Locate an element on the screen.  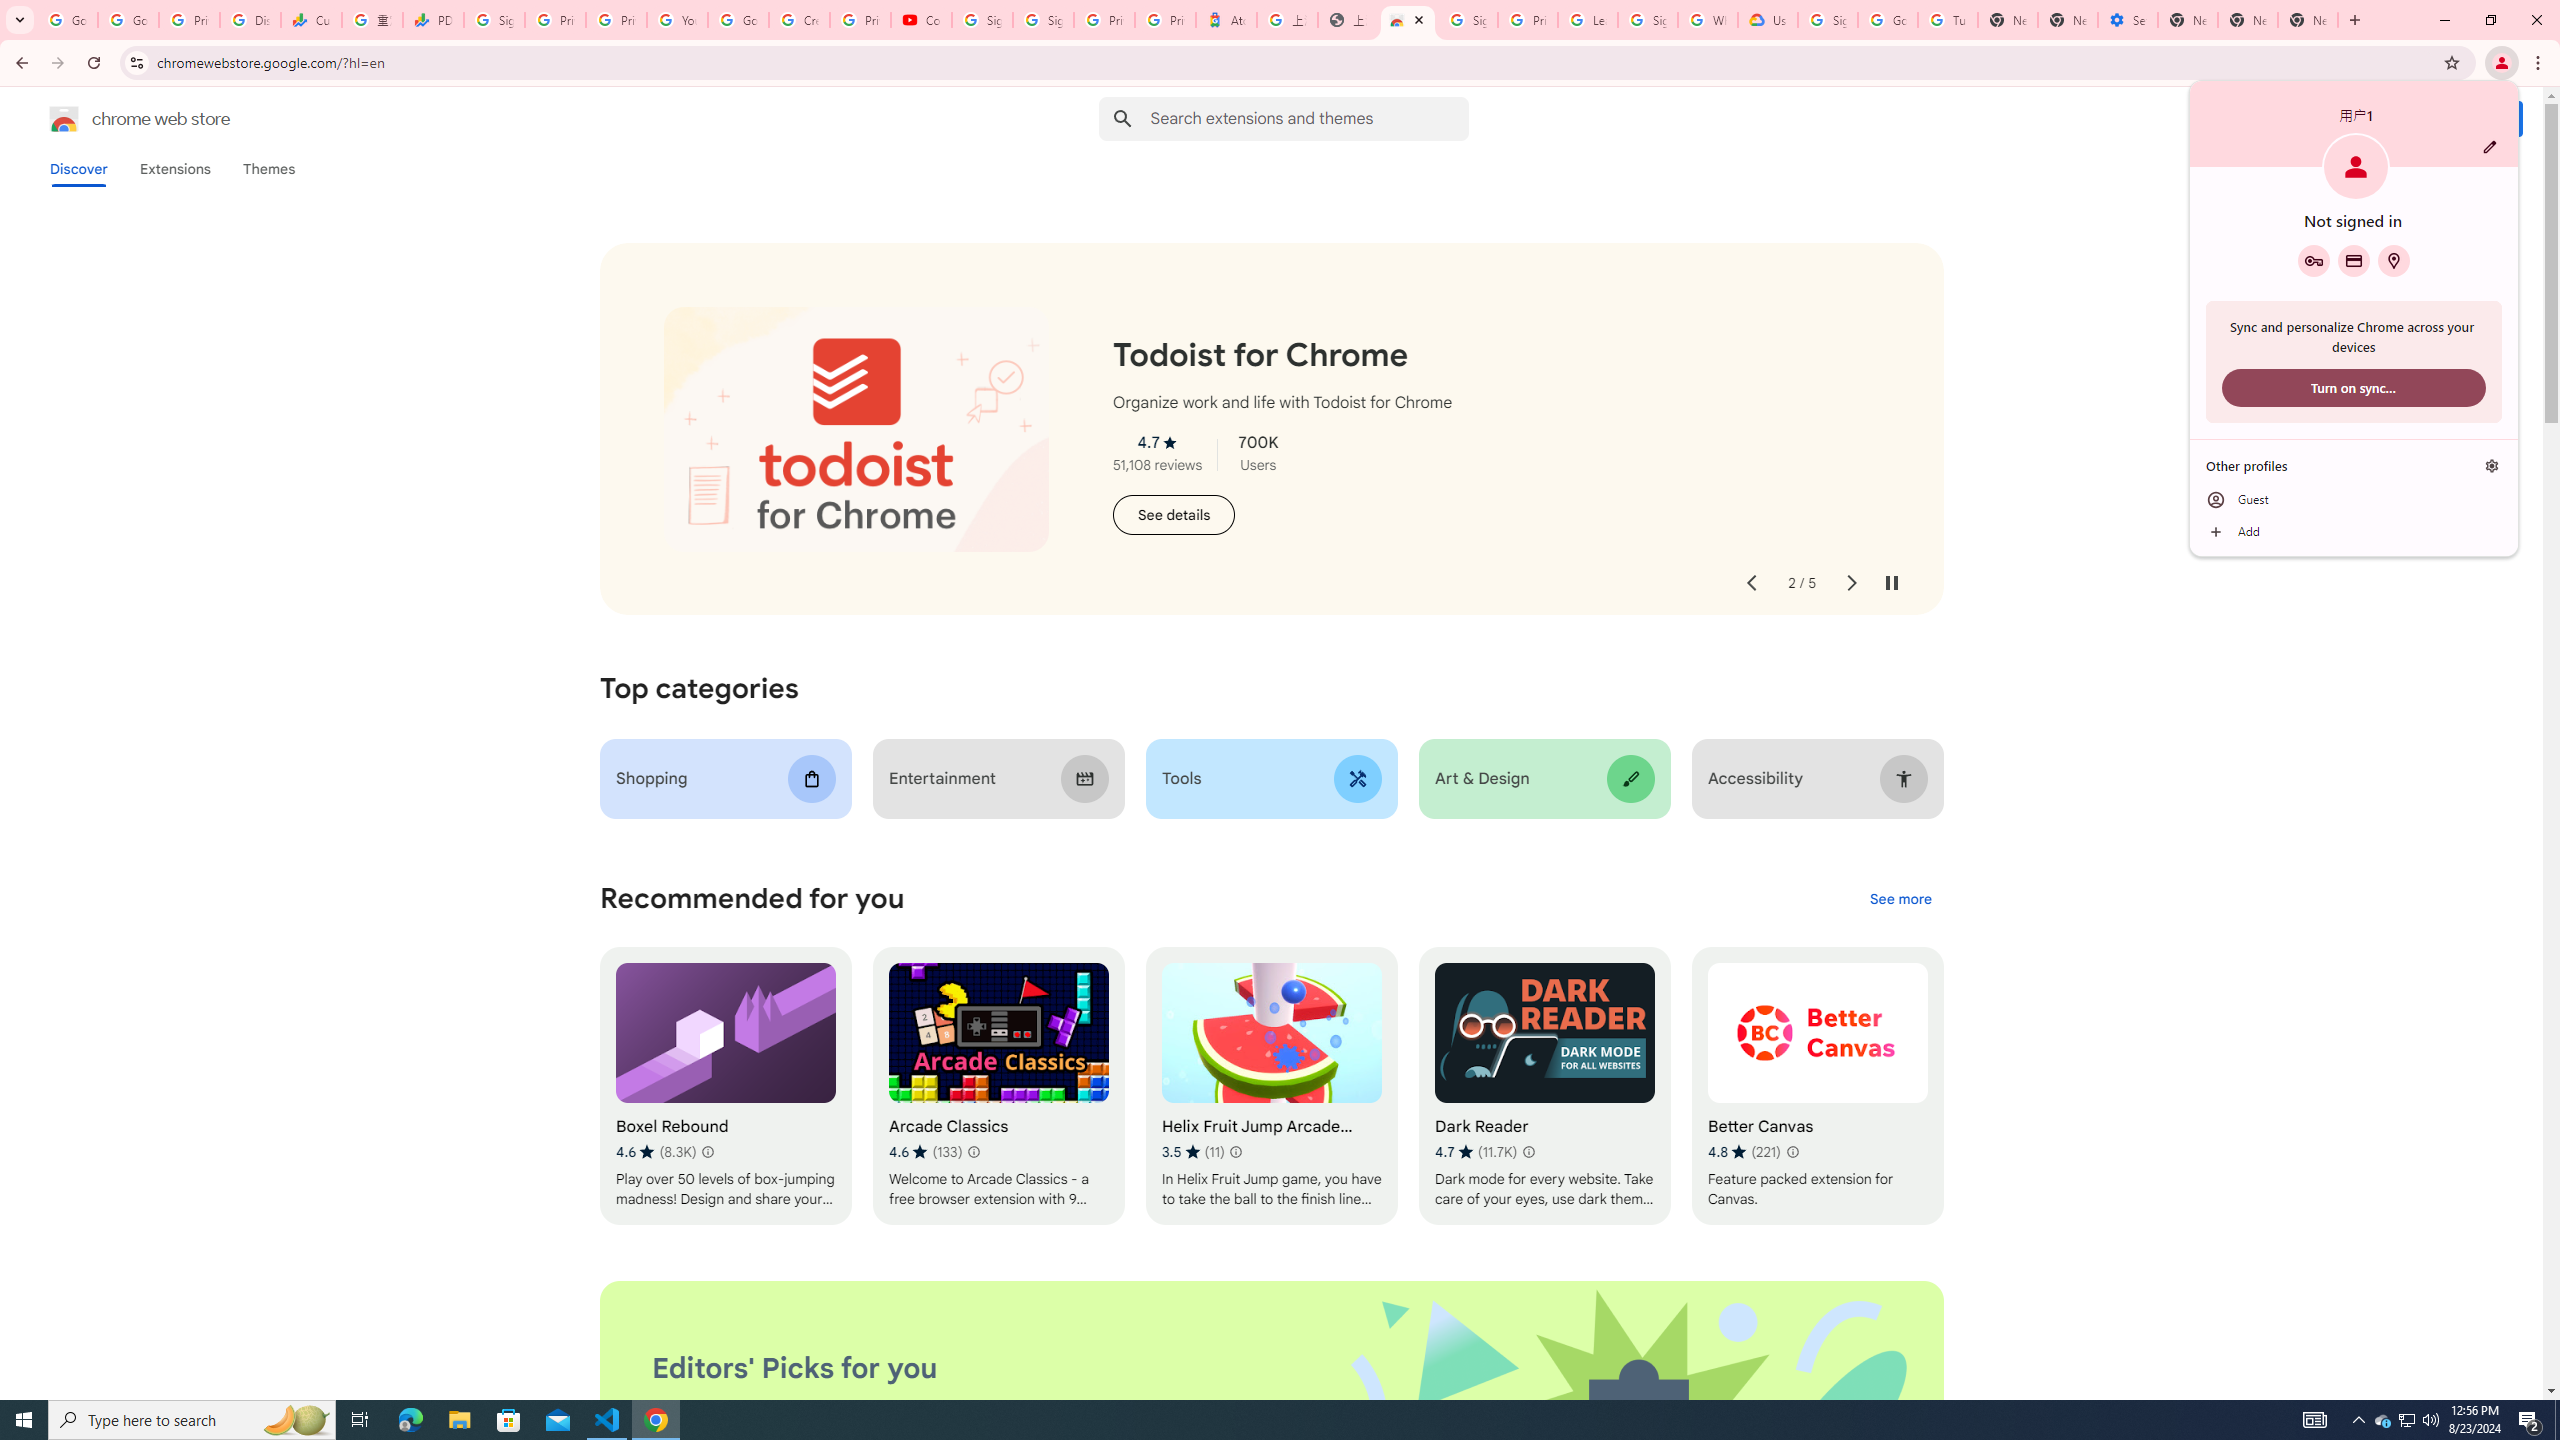
'Search highlights icon opens search home window' is located at coordinates (294, 1418).